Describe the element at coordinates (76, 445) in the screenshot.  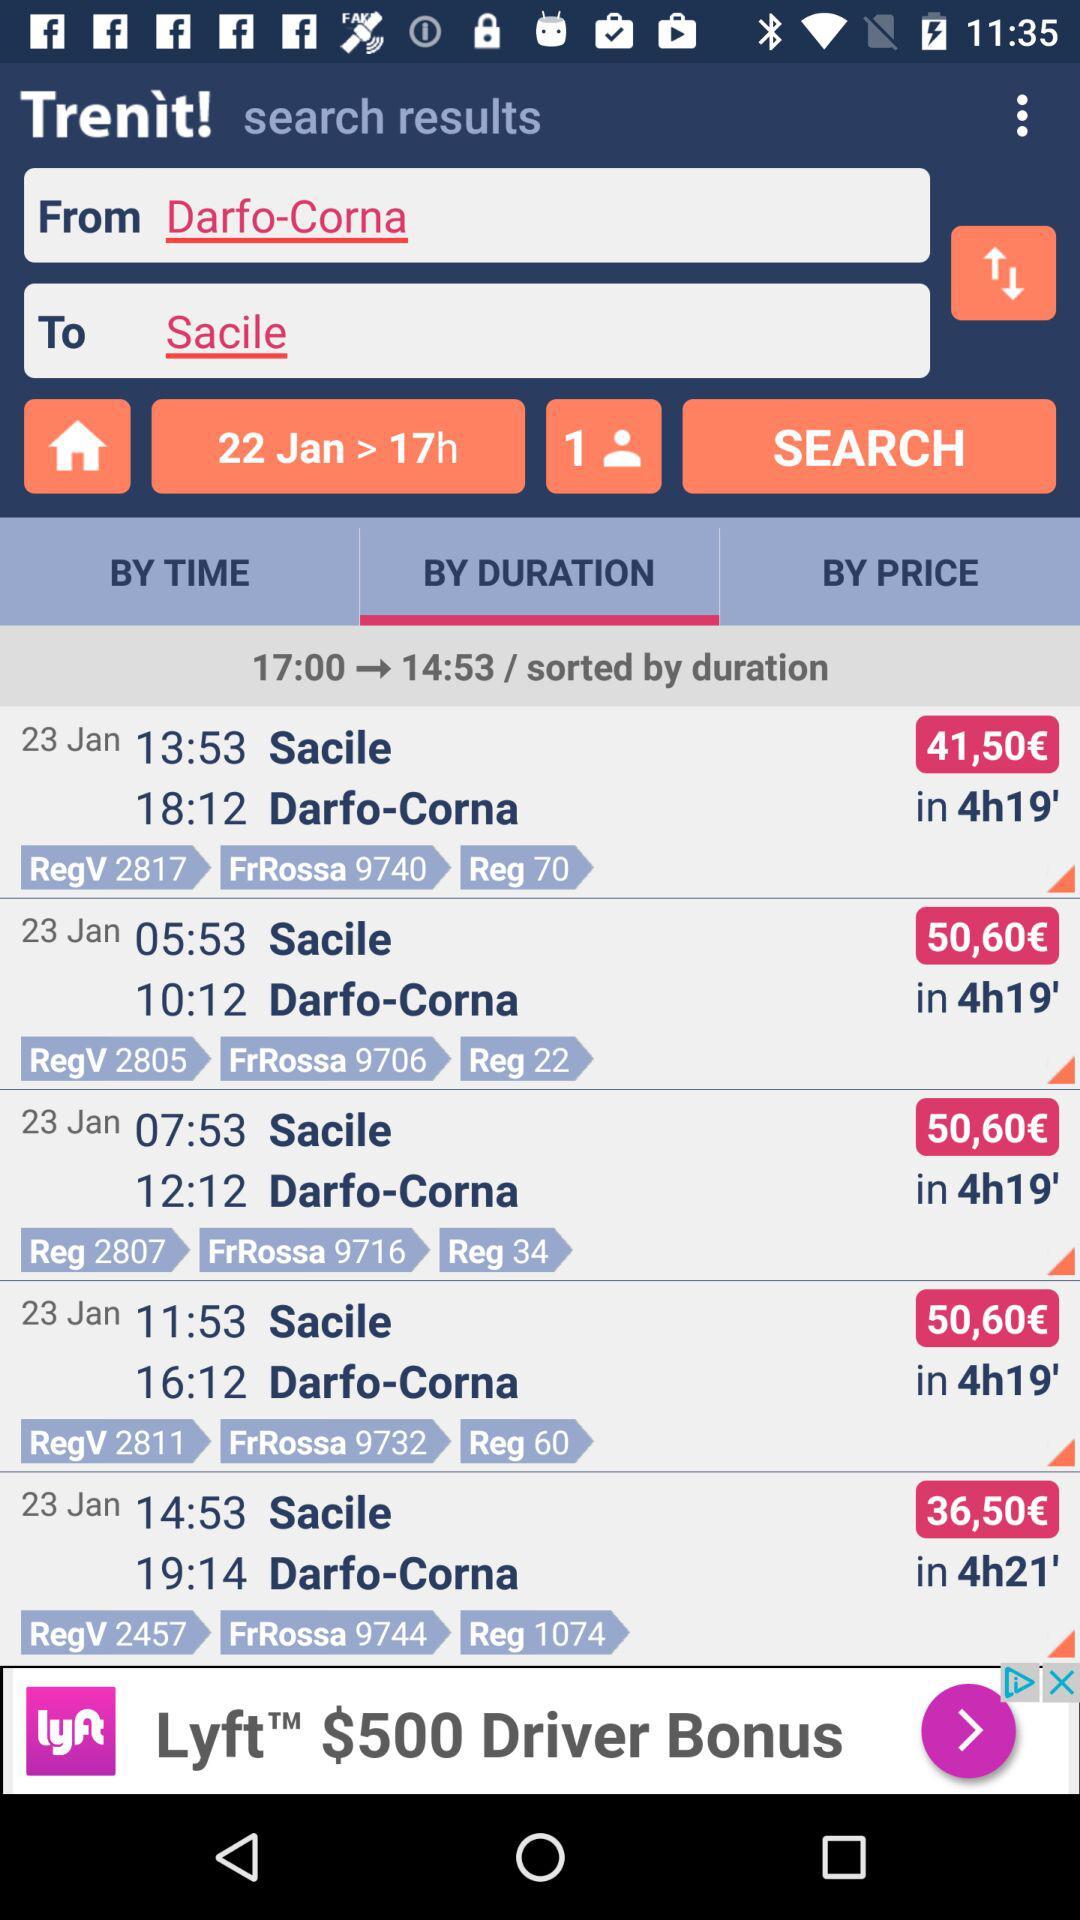
I see `the home icon` at that location.